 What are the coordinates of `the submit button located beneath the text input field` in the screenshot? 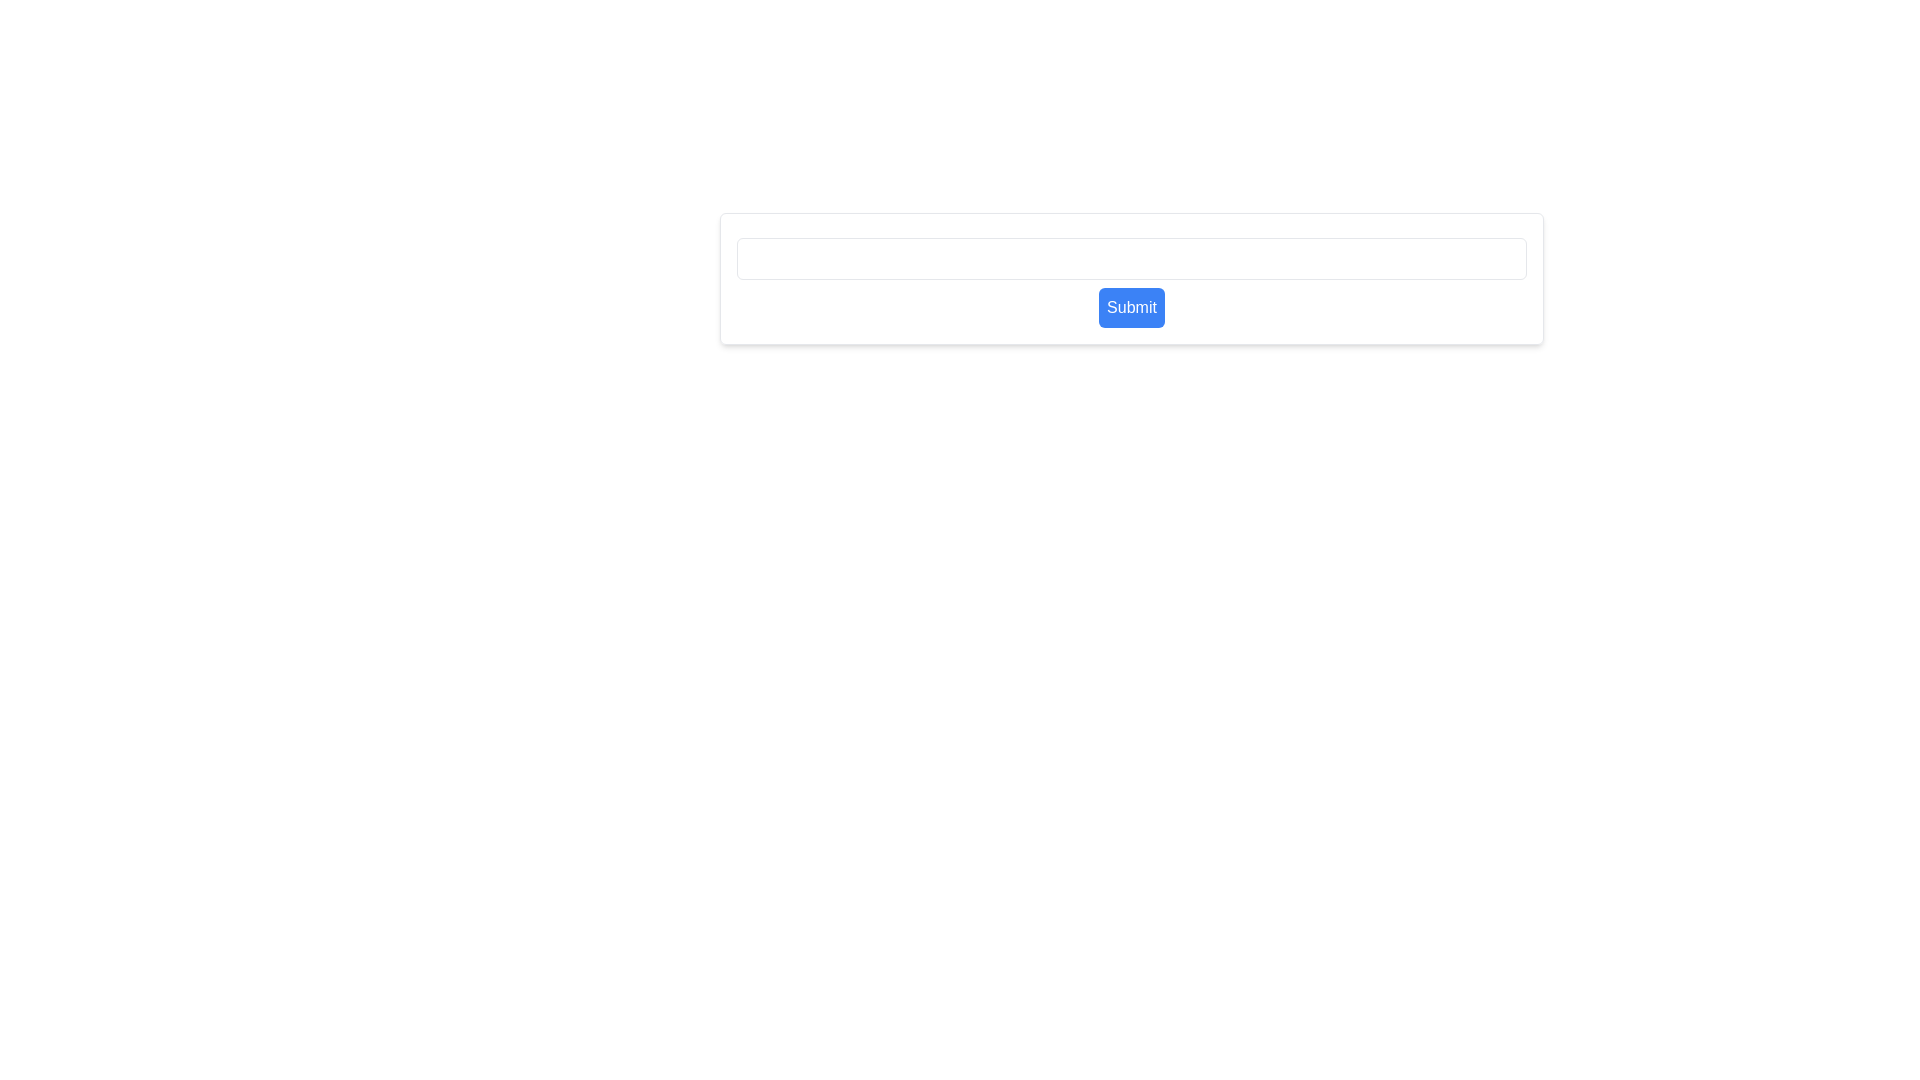 It's located at (1132, 308).